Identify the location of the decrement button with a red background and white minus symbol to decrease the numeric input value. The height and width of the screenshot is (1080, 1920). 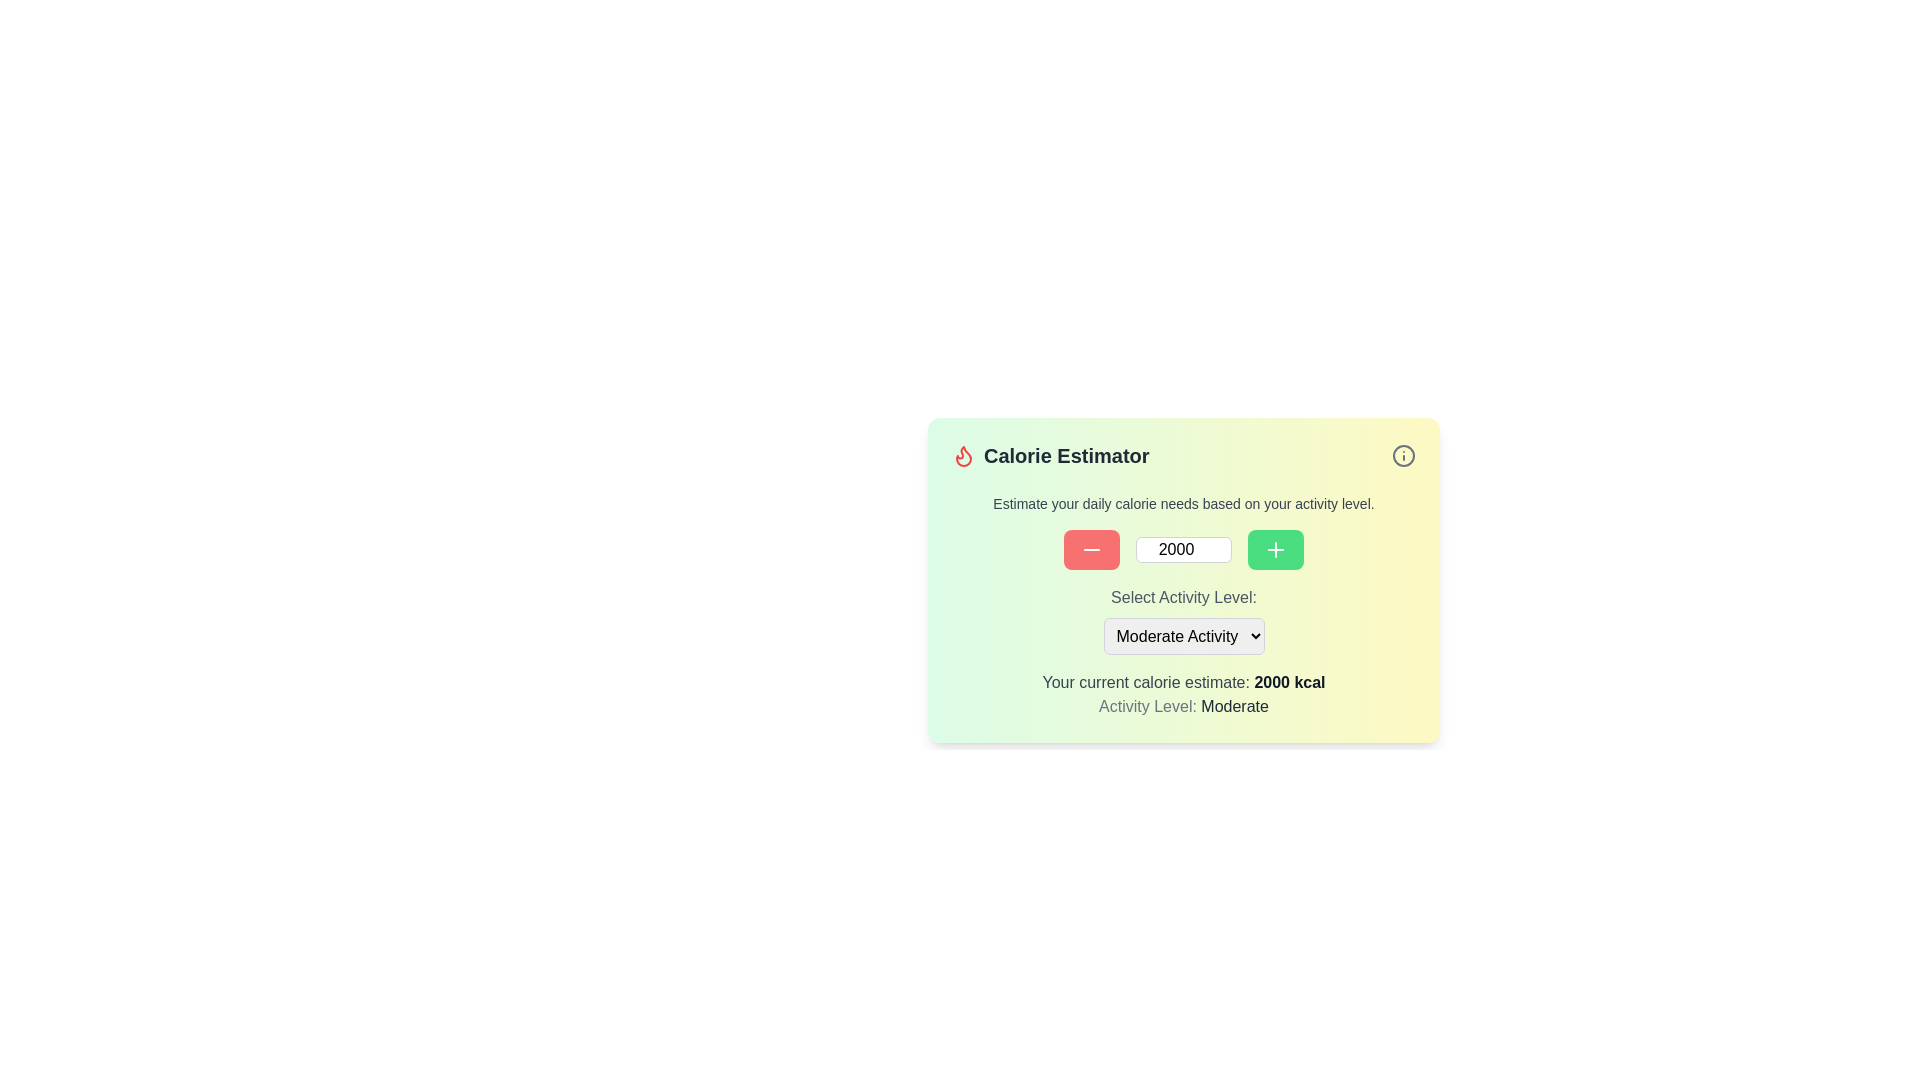
(1090, 550).